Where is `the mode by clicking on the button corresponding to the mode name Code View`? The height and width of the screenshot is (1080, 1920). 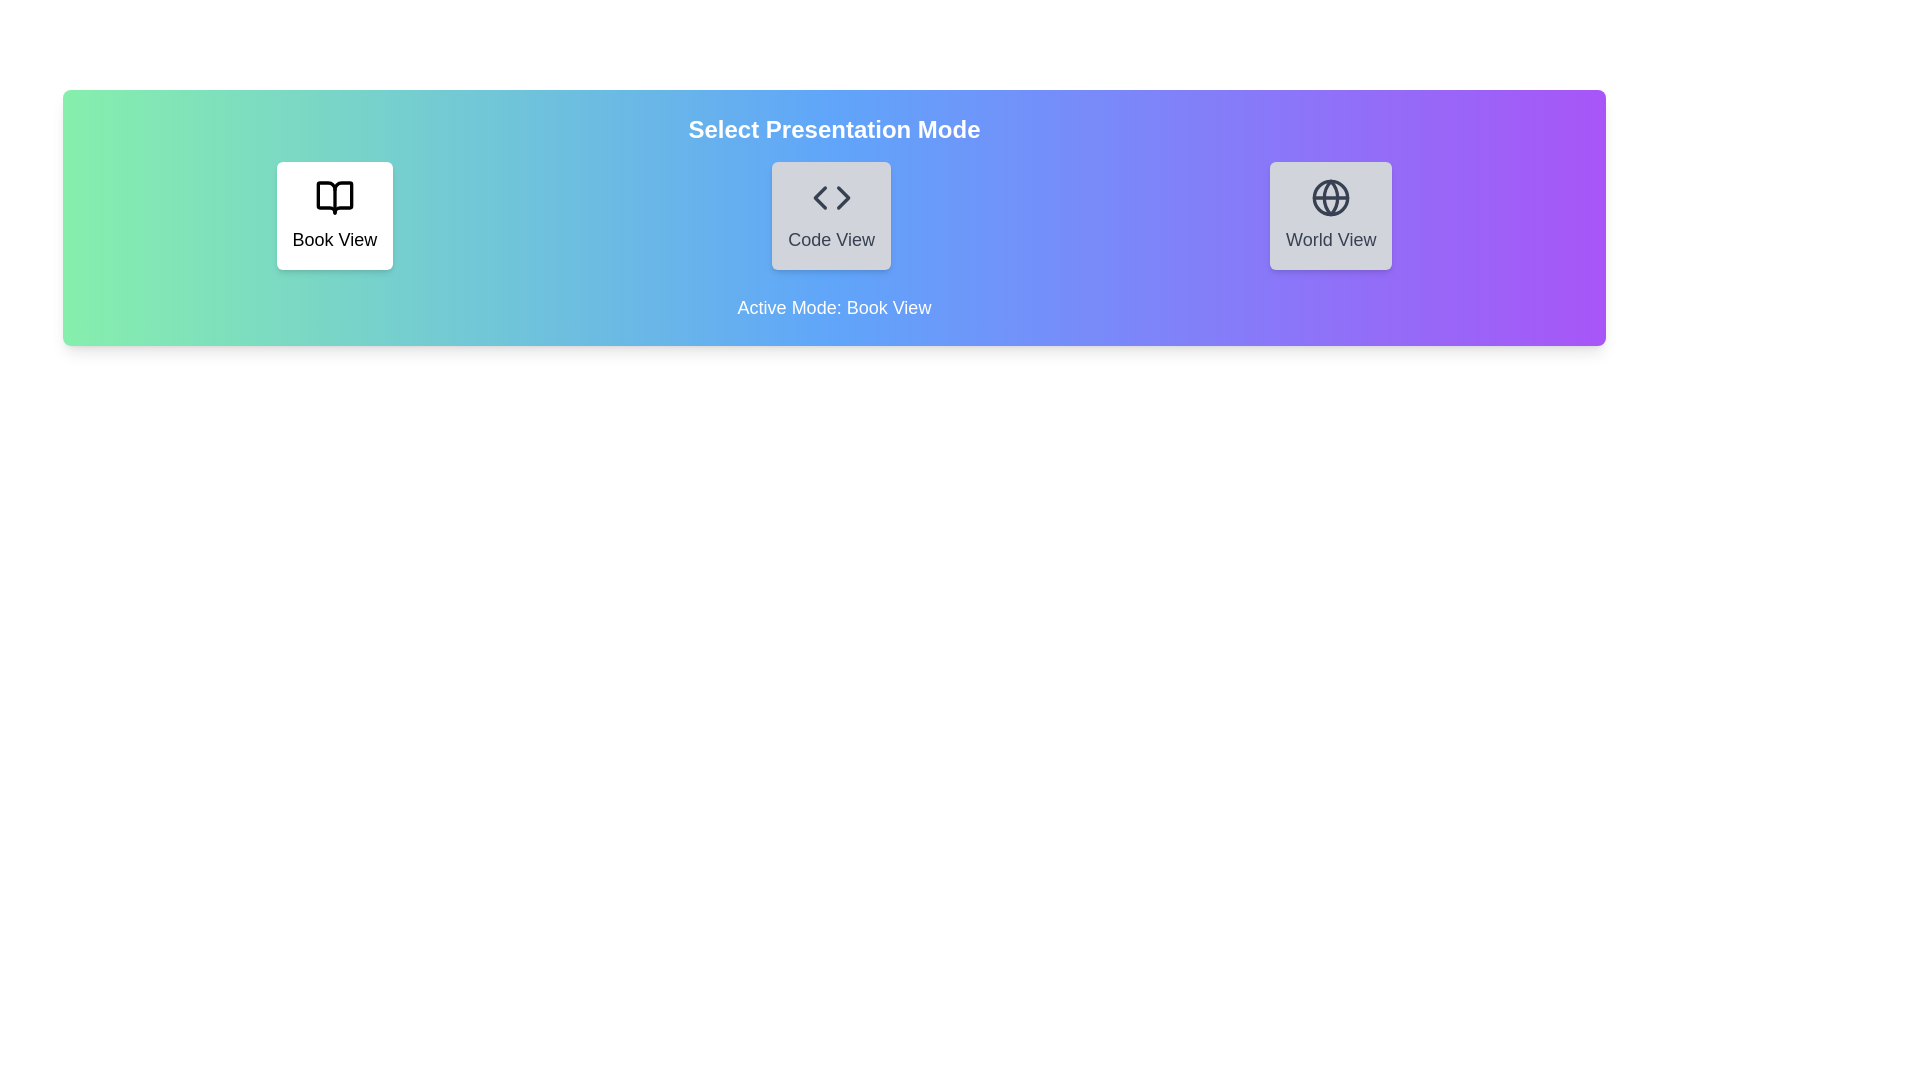
the mode by clicking on the button corresponding to the mode name Code View is located at coordinates (831, 216).